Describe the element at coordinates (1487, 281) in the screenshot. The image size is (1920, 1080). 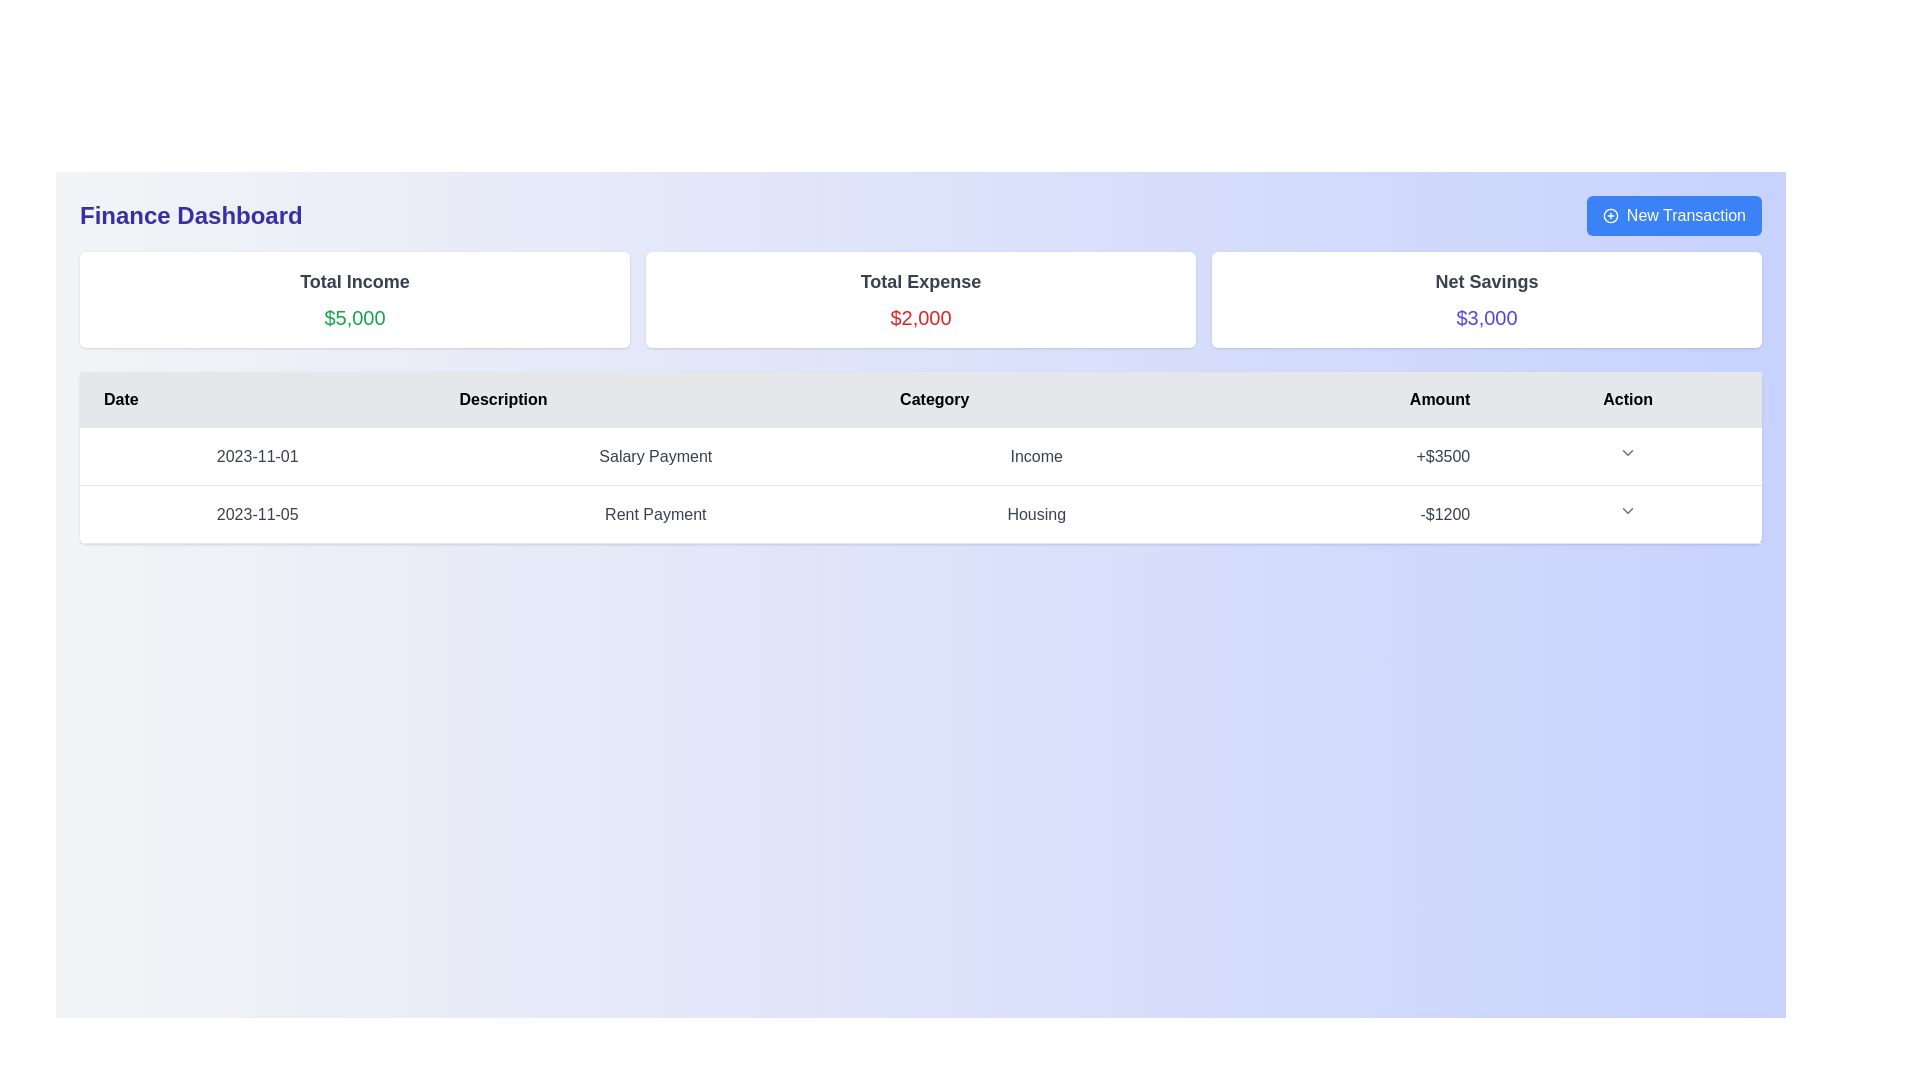
I see `the 'Net Savings' text label, which is styled in large, bold gray font and positioned at the top of a rectangular white card with rounded corners in the top-right section of the interface` at that location.